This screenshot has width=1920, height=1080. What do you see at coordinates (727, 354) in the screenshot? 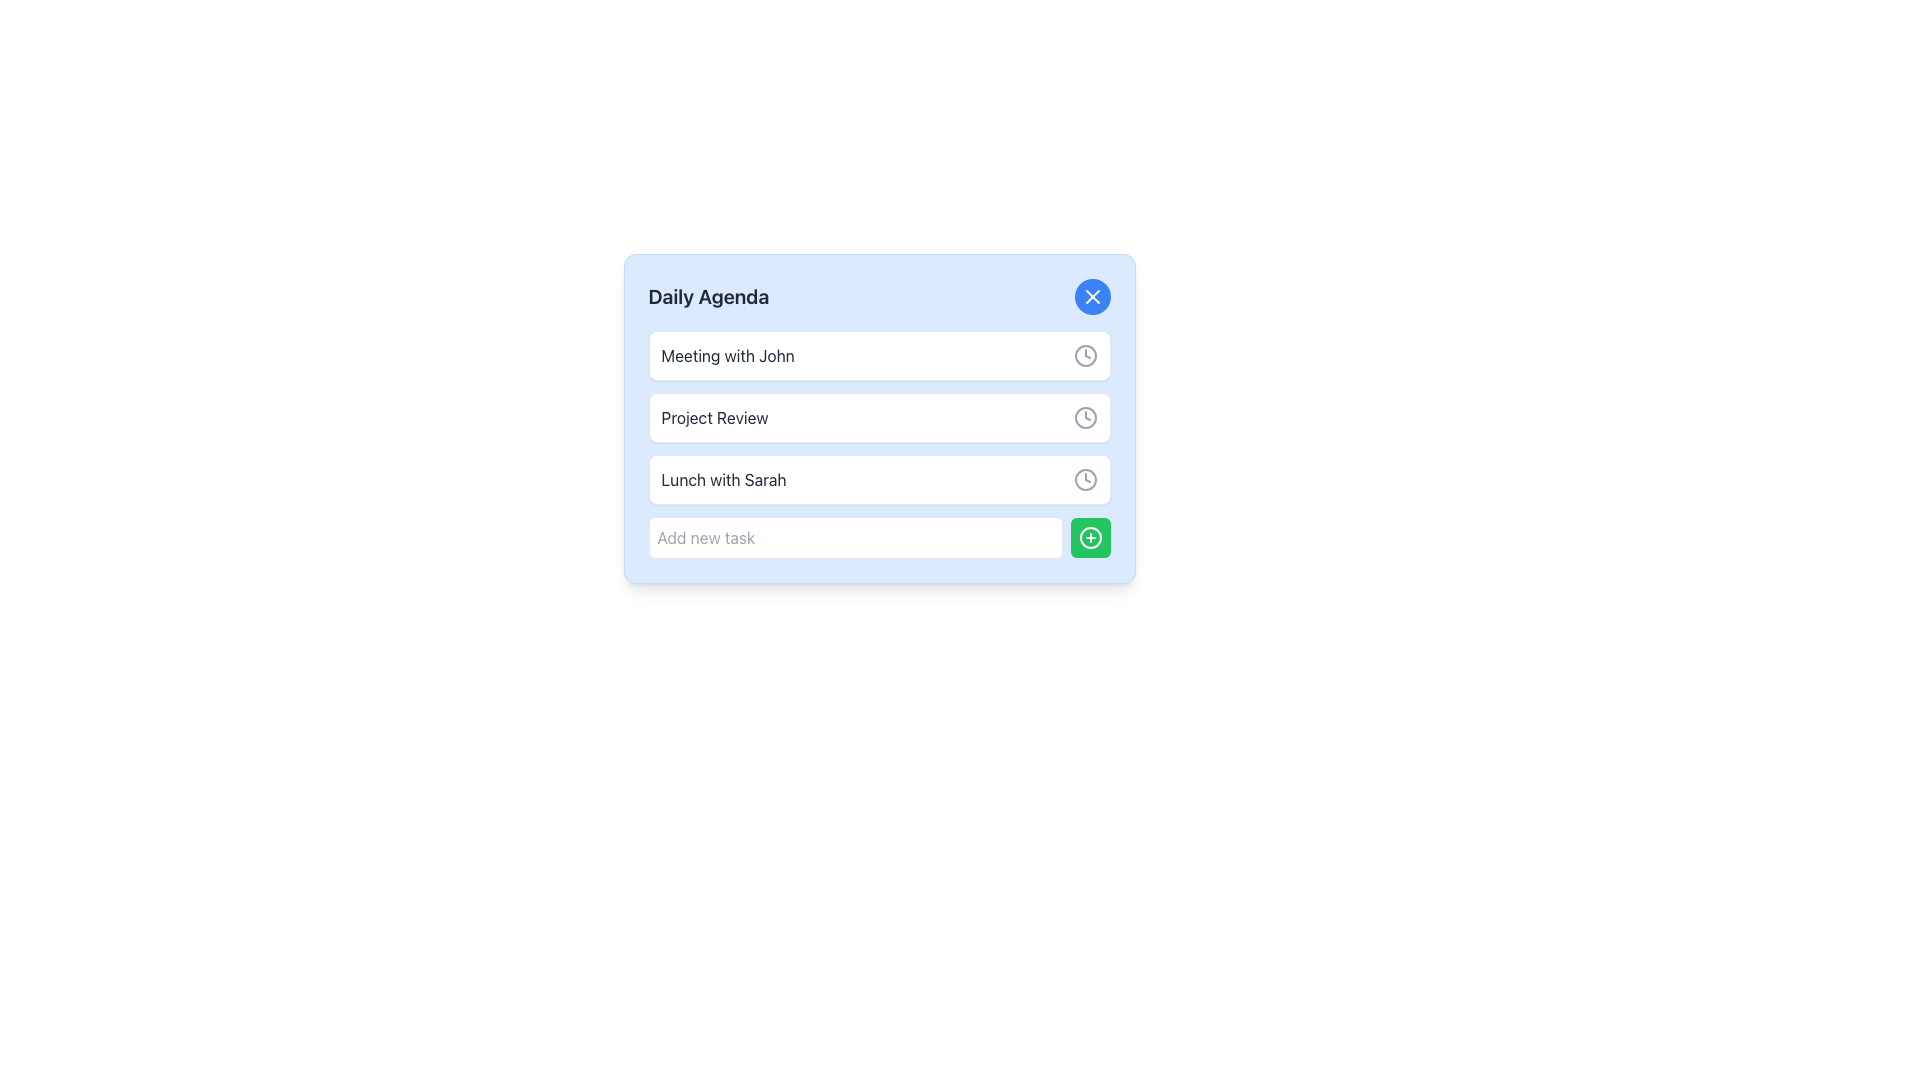
I see `the text label displaying 'Meeting with John' within the first item of the 'Daily Agenda' list` at bounding box center [727, 354].